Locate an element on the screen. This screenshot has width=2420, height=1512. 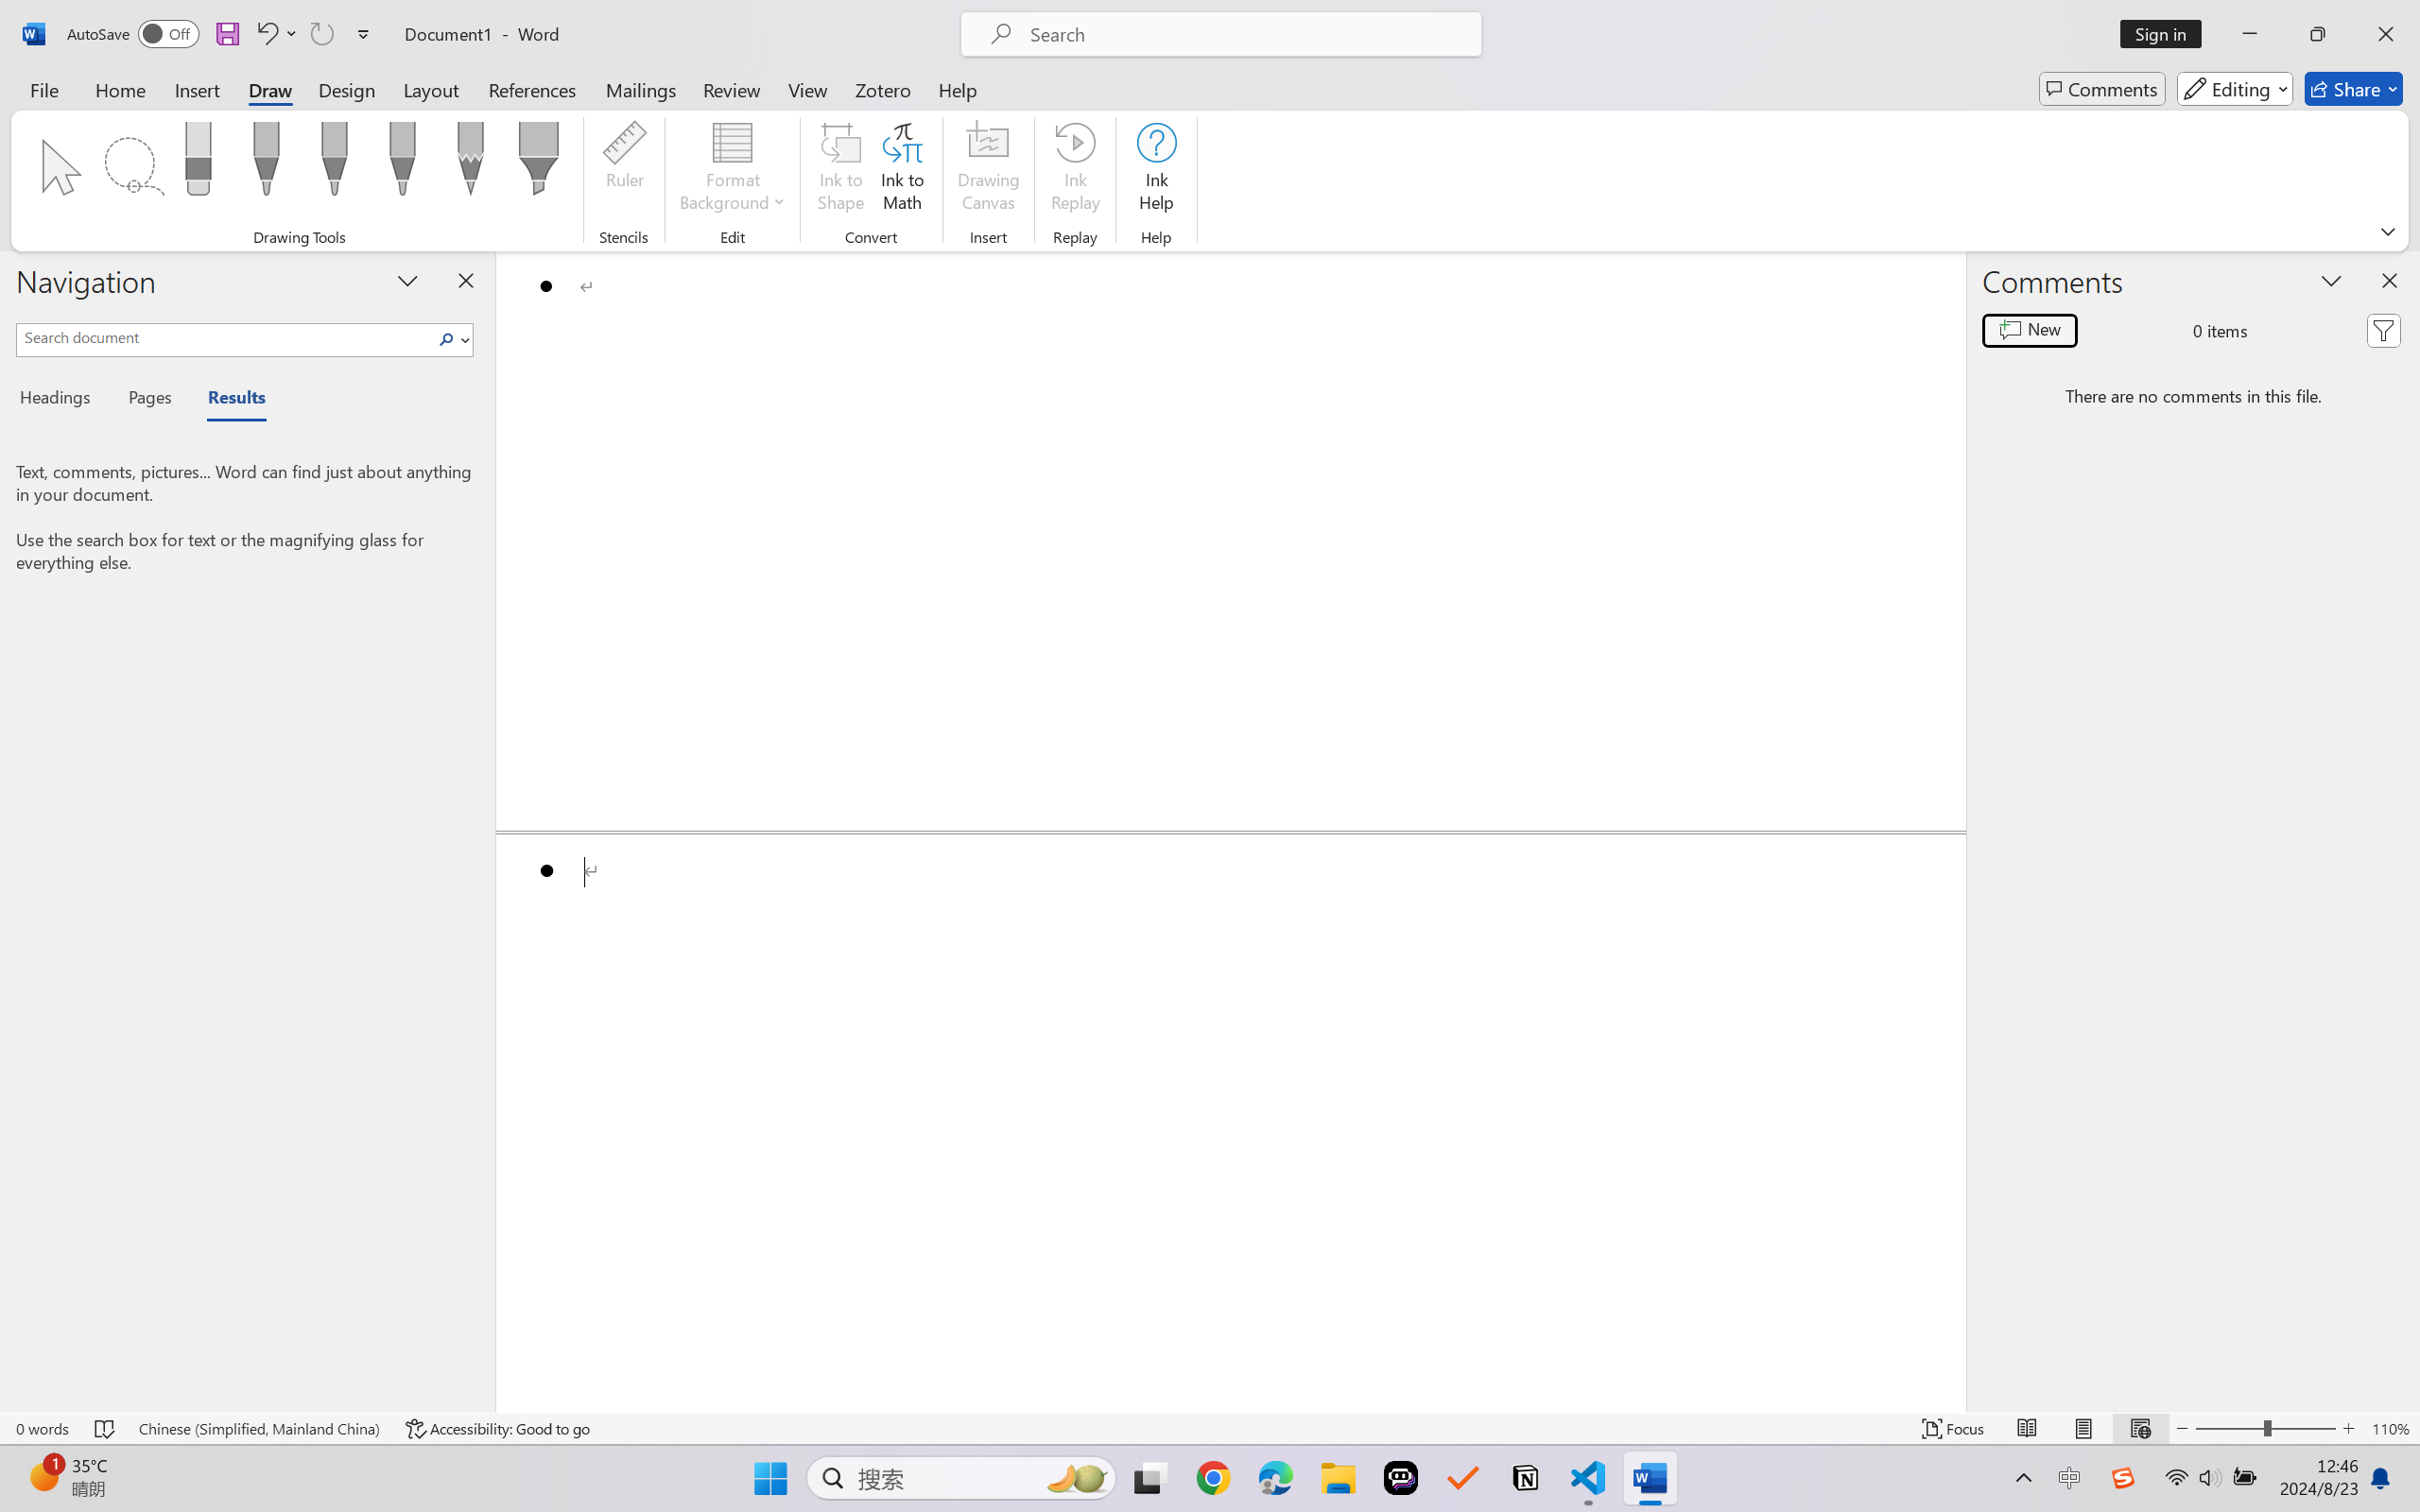
'Zoom 110%' is located at coordinates (2390, 1428).